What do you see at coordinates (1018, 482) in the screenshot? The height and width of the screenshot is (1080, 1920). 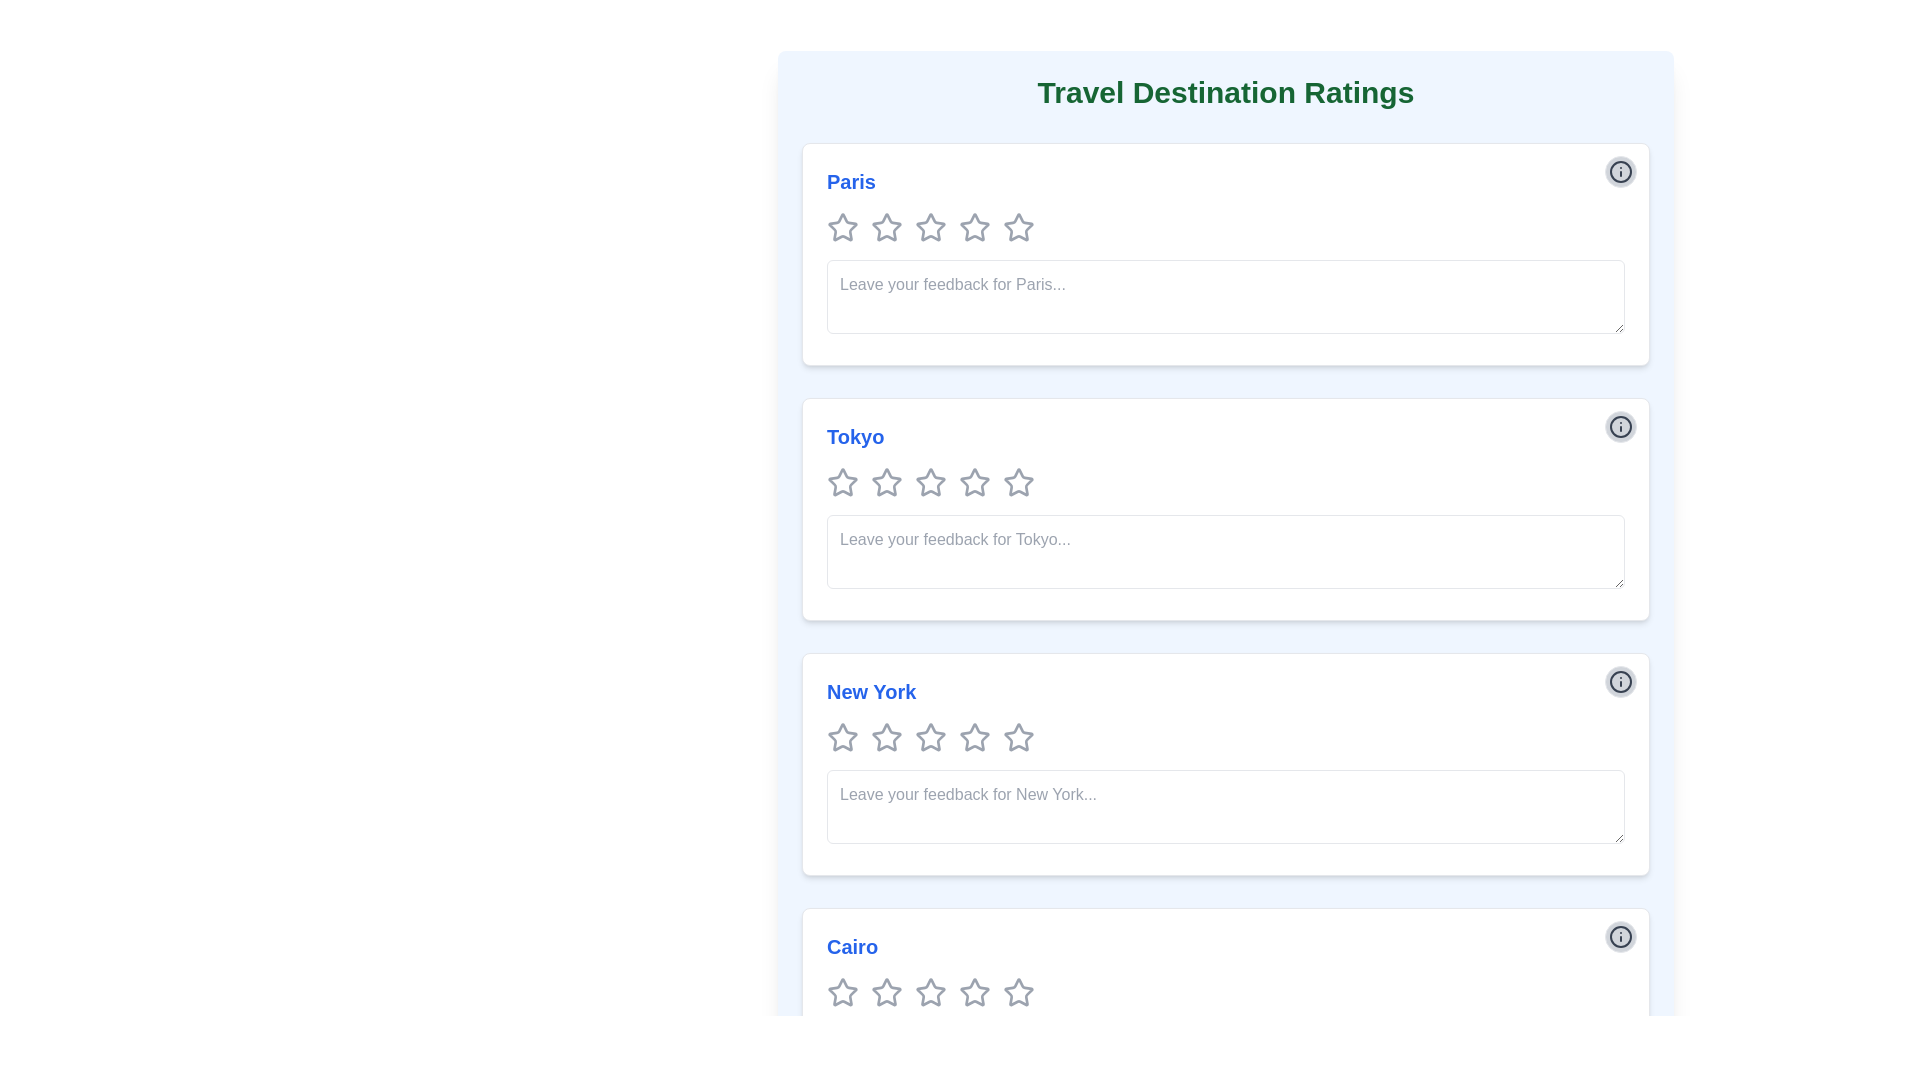 I see `the fifth star icon in the Tokyo rating section` at bounding box center [1018, 482].